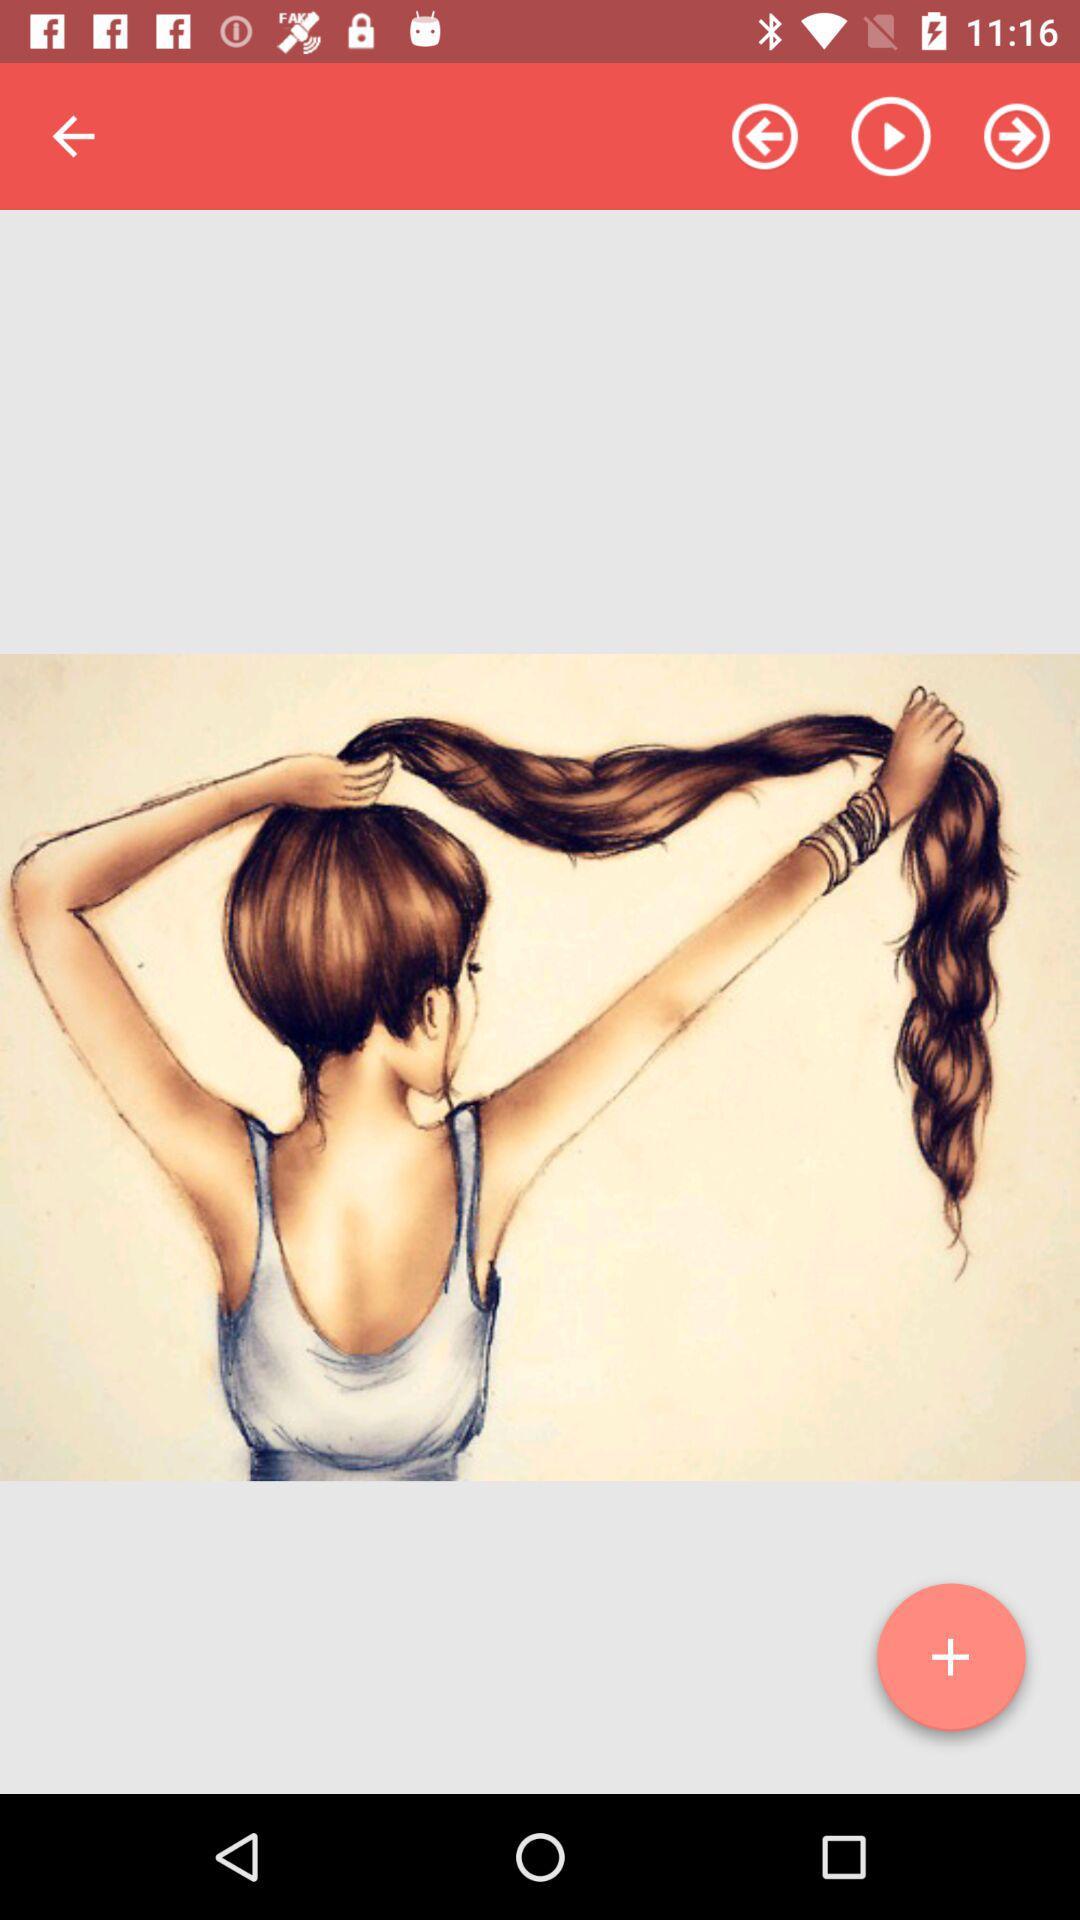  I want to click on icon at the bottom right corner, so click(950, 1665).